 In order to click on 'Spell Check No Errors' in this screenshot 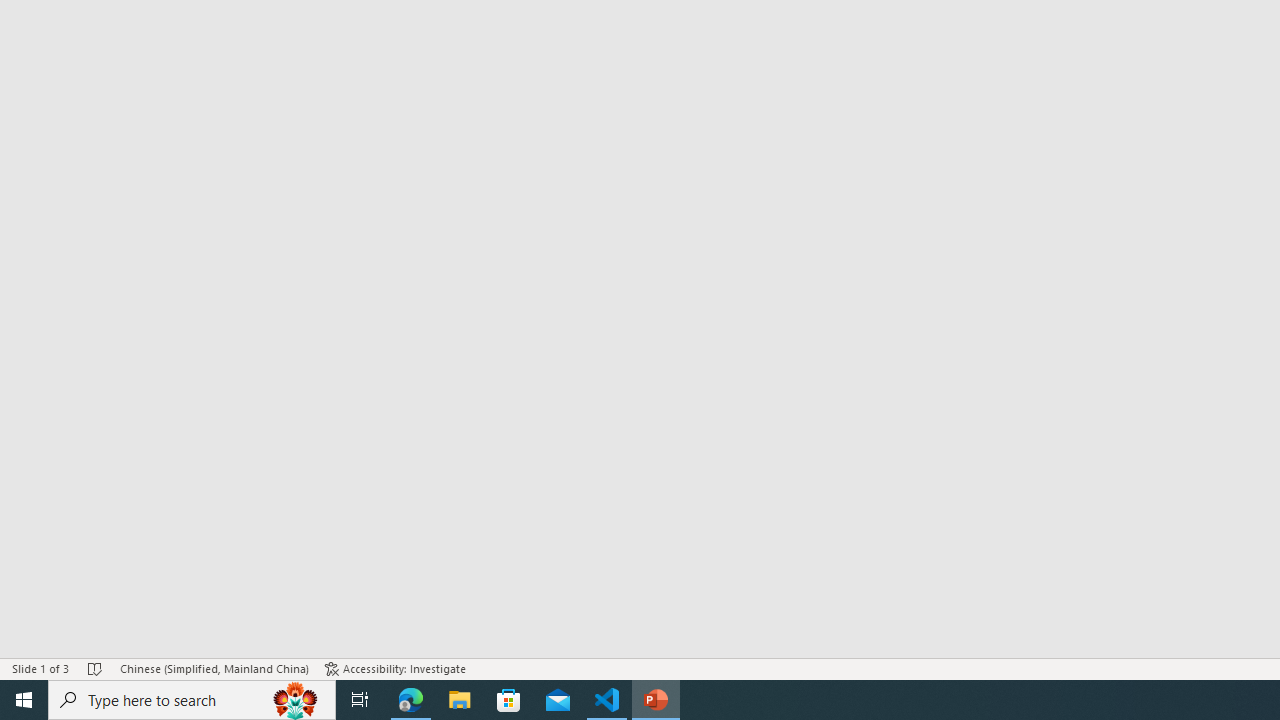, I will do `click(95, 669)`.